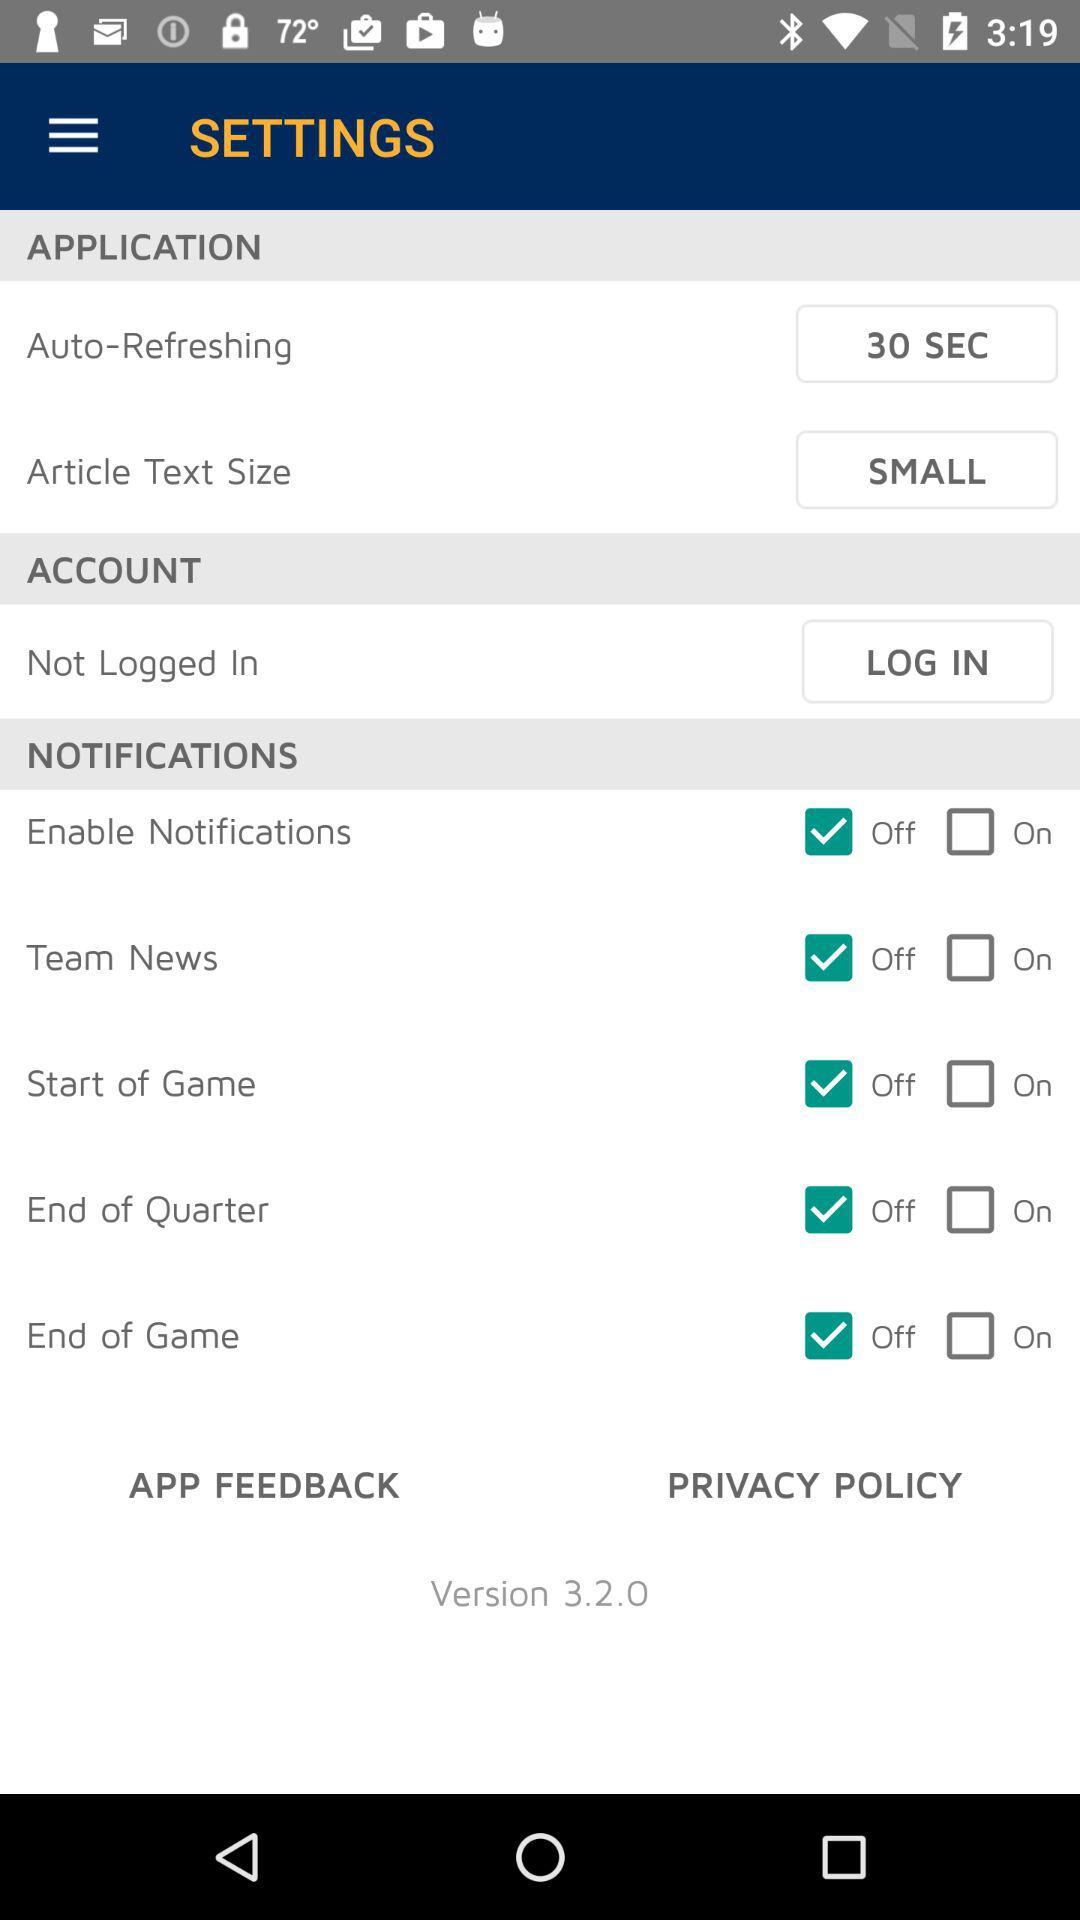 Image resolution: width=1080 pixels, height=1920 pixels. What do you see at coordinates (72, 135) in the screenshot?
I see `item to the left of settings icon` at bounding box center [72, 135].